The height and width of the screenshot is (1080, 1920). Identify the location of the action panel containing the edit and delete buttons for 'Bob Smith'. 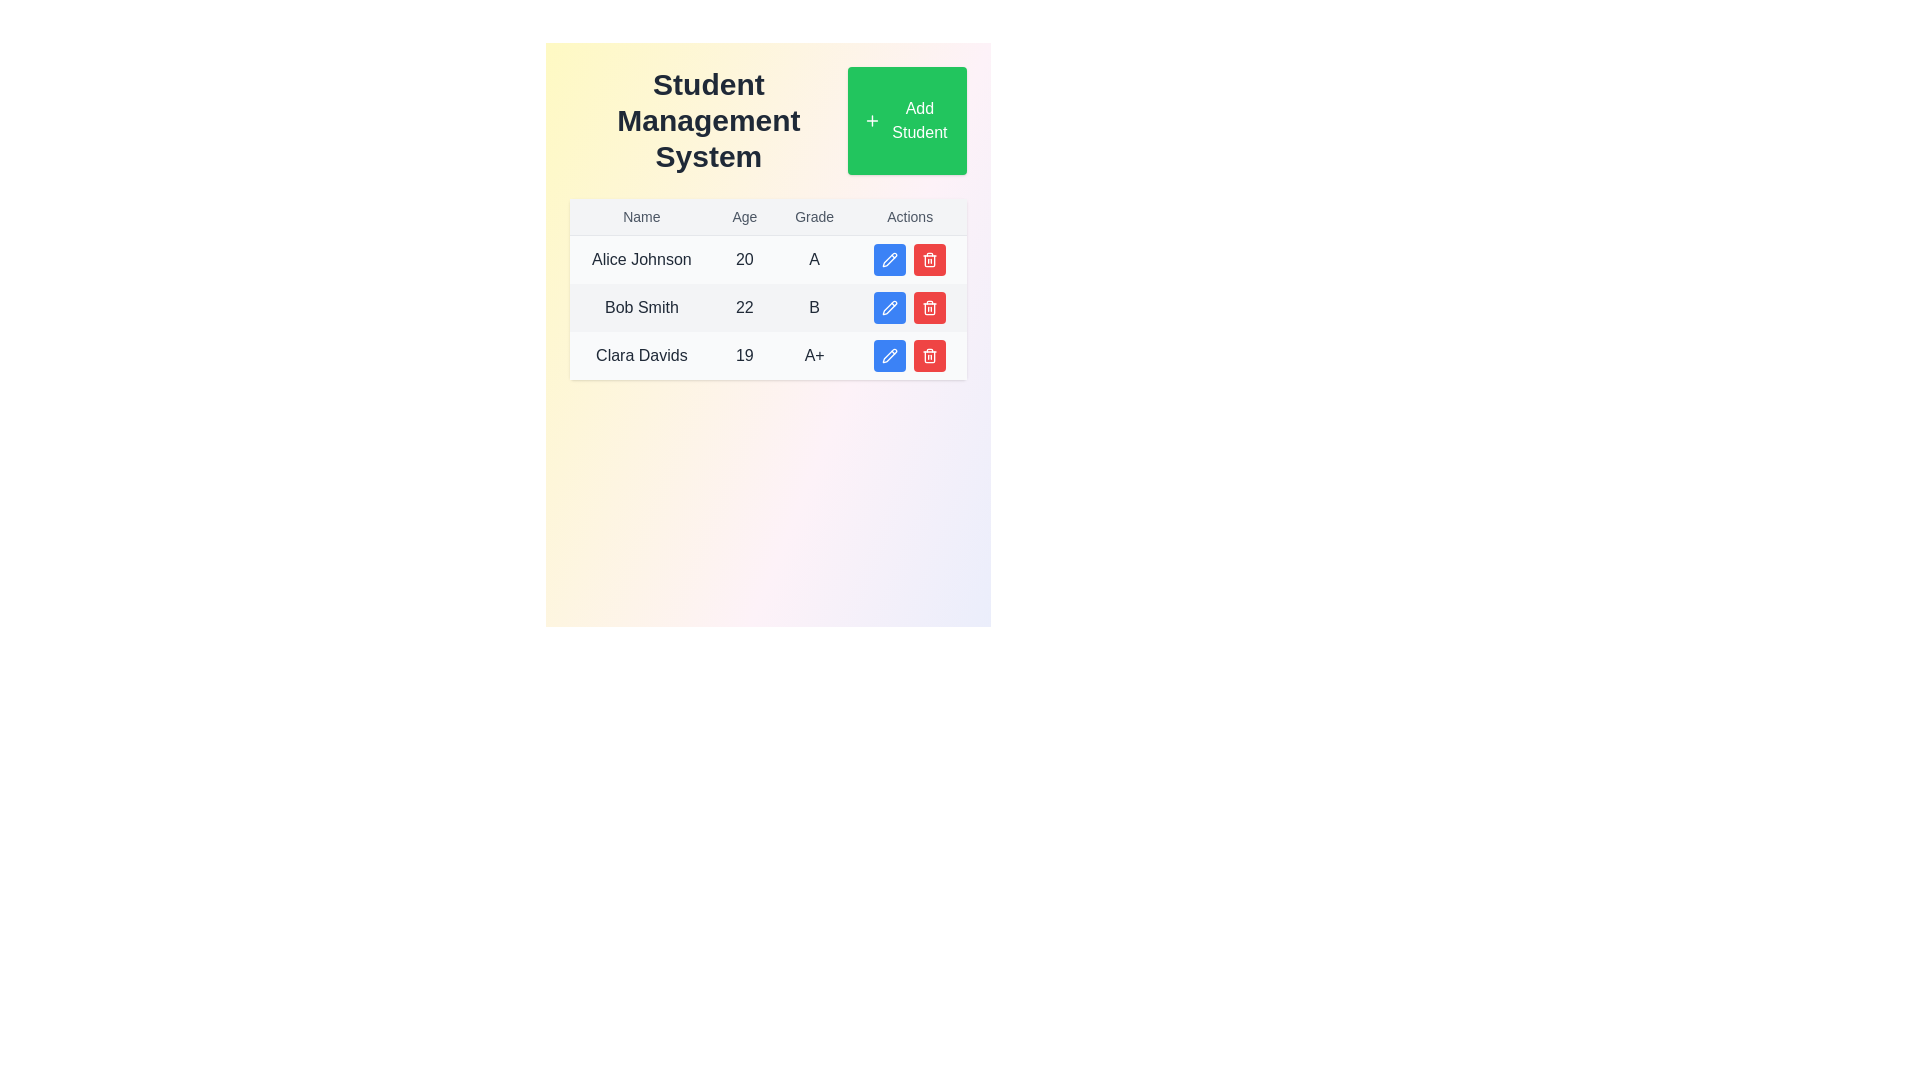
(909, 308).